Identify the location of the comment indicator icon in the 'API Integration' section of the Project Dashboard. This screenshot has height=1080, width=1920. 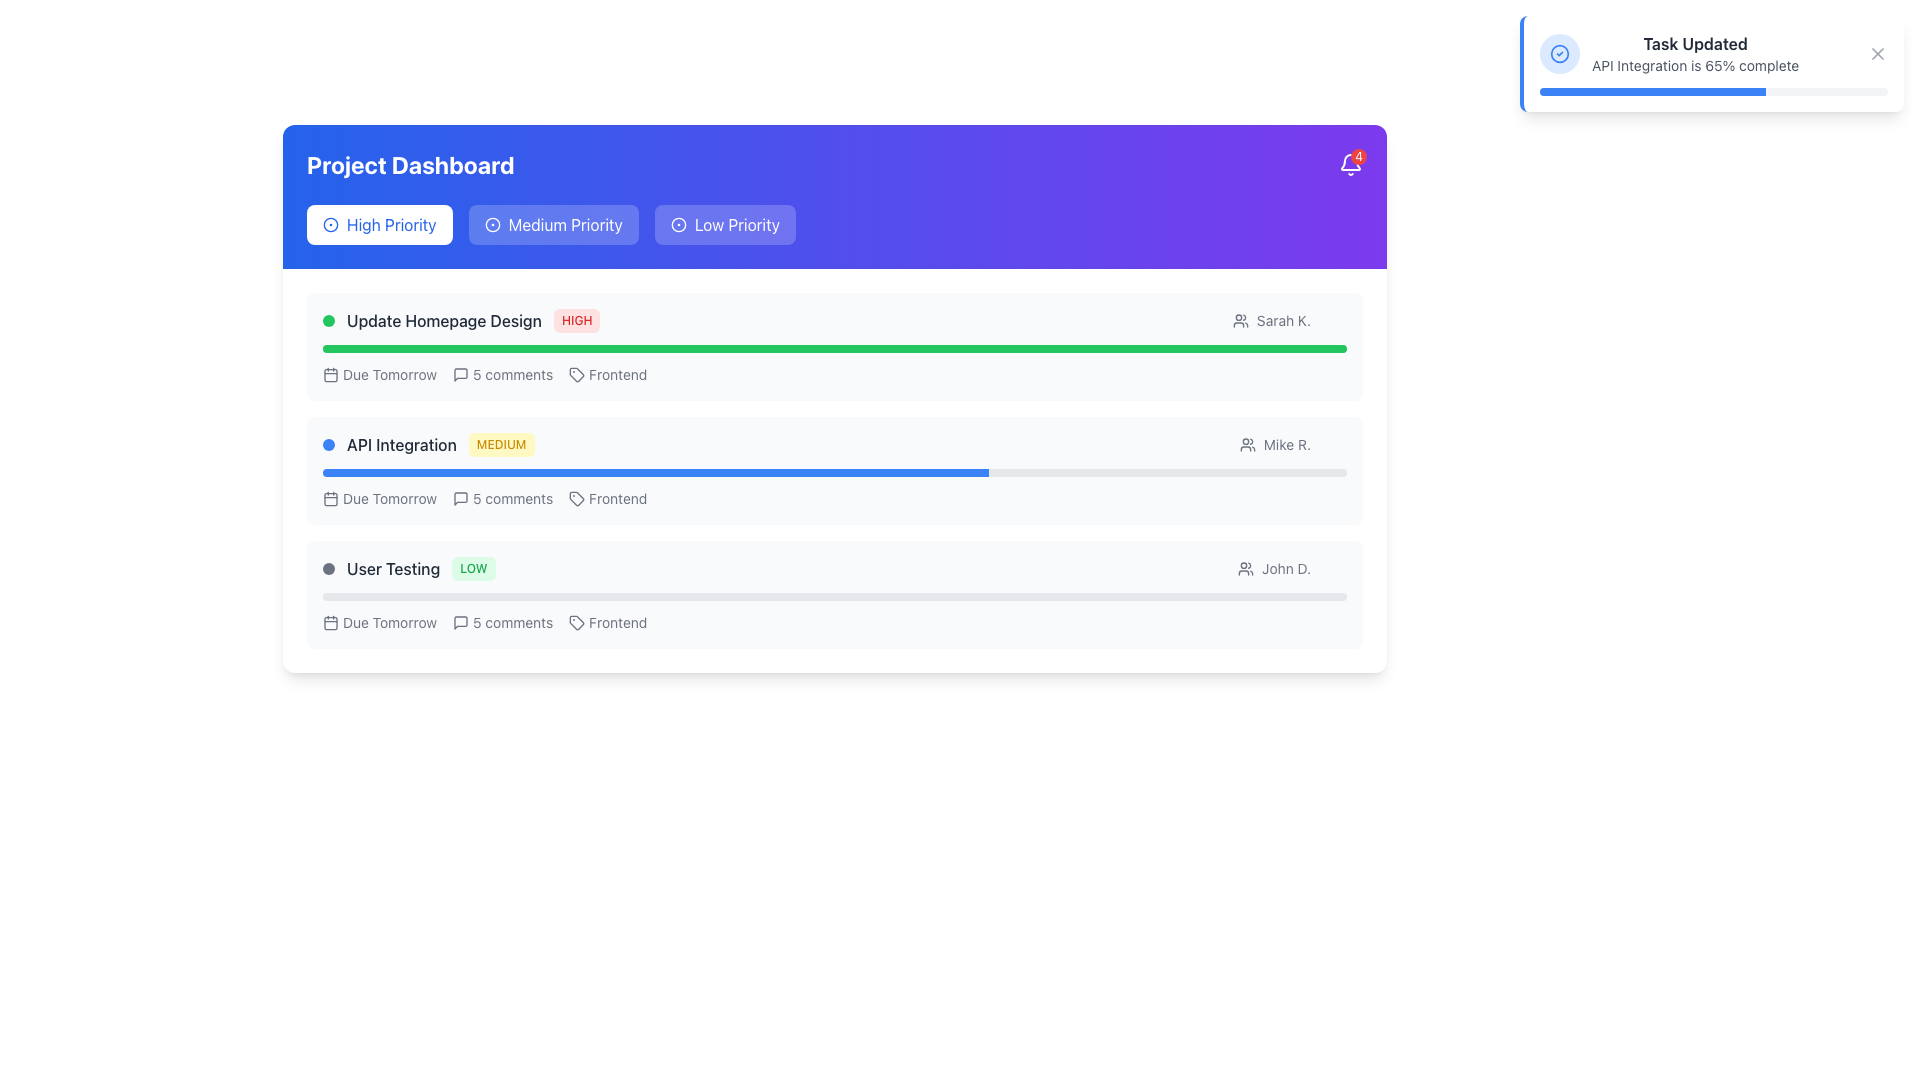
(503, 497).